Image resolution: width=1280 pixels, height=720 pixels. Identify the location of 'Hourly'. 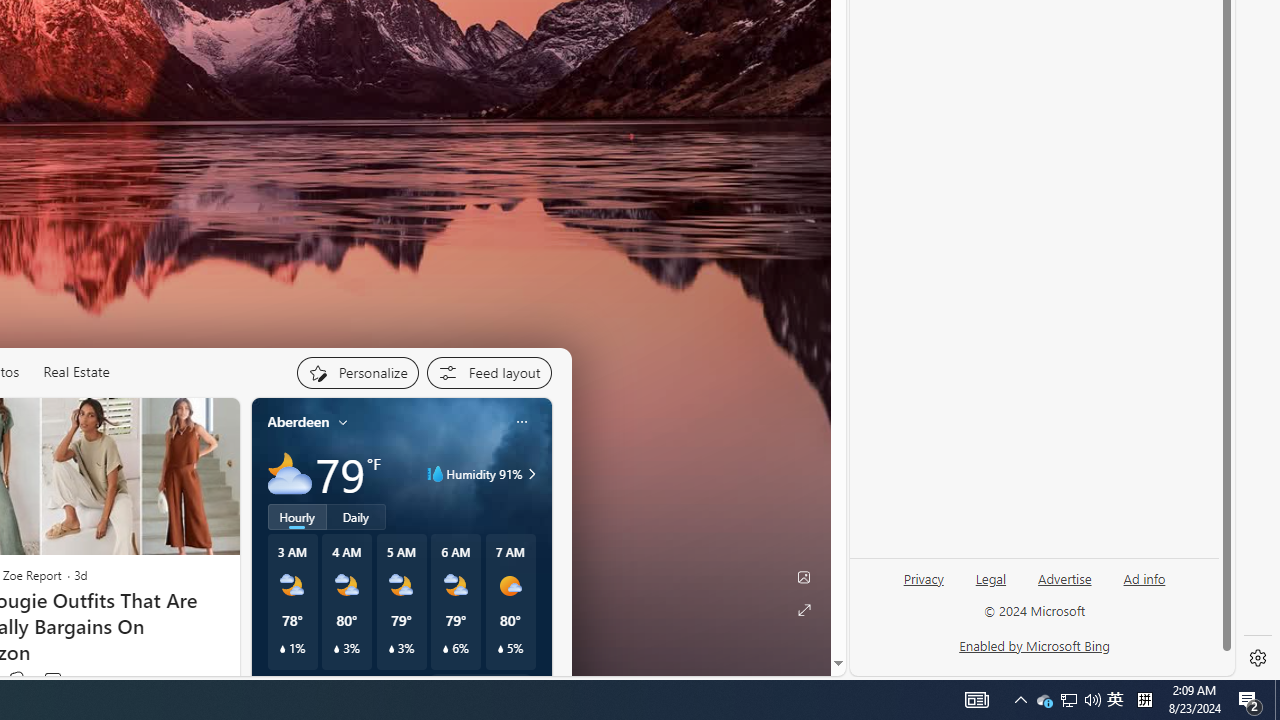
(295, 515).